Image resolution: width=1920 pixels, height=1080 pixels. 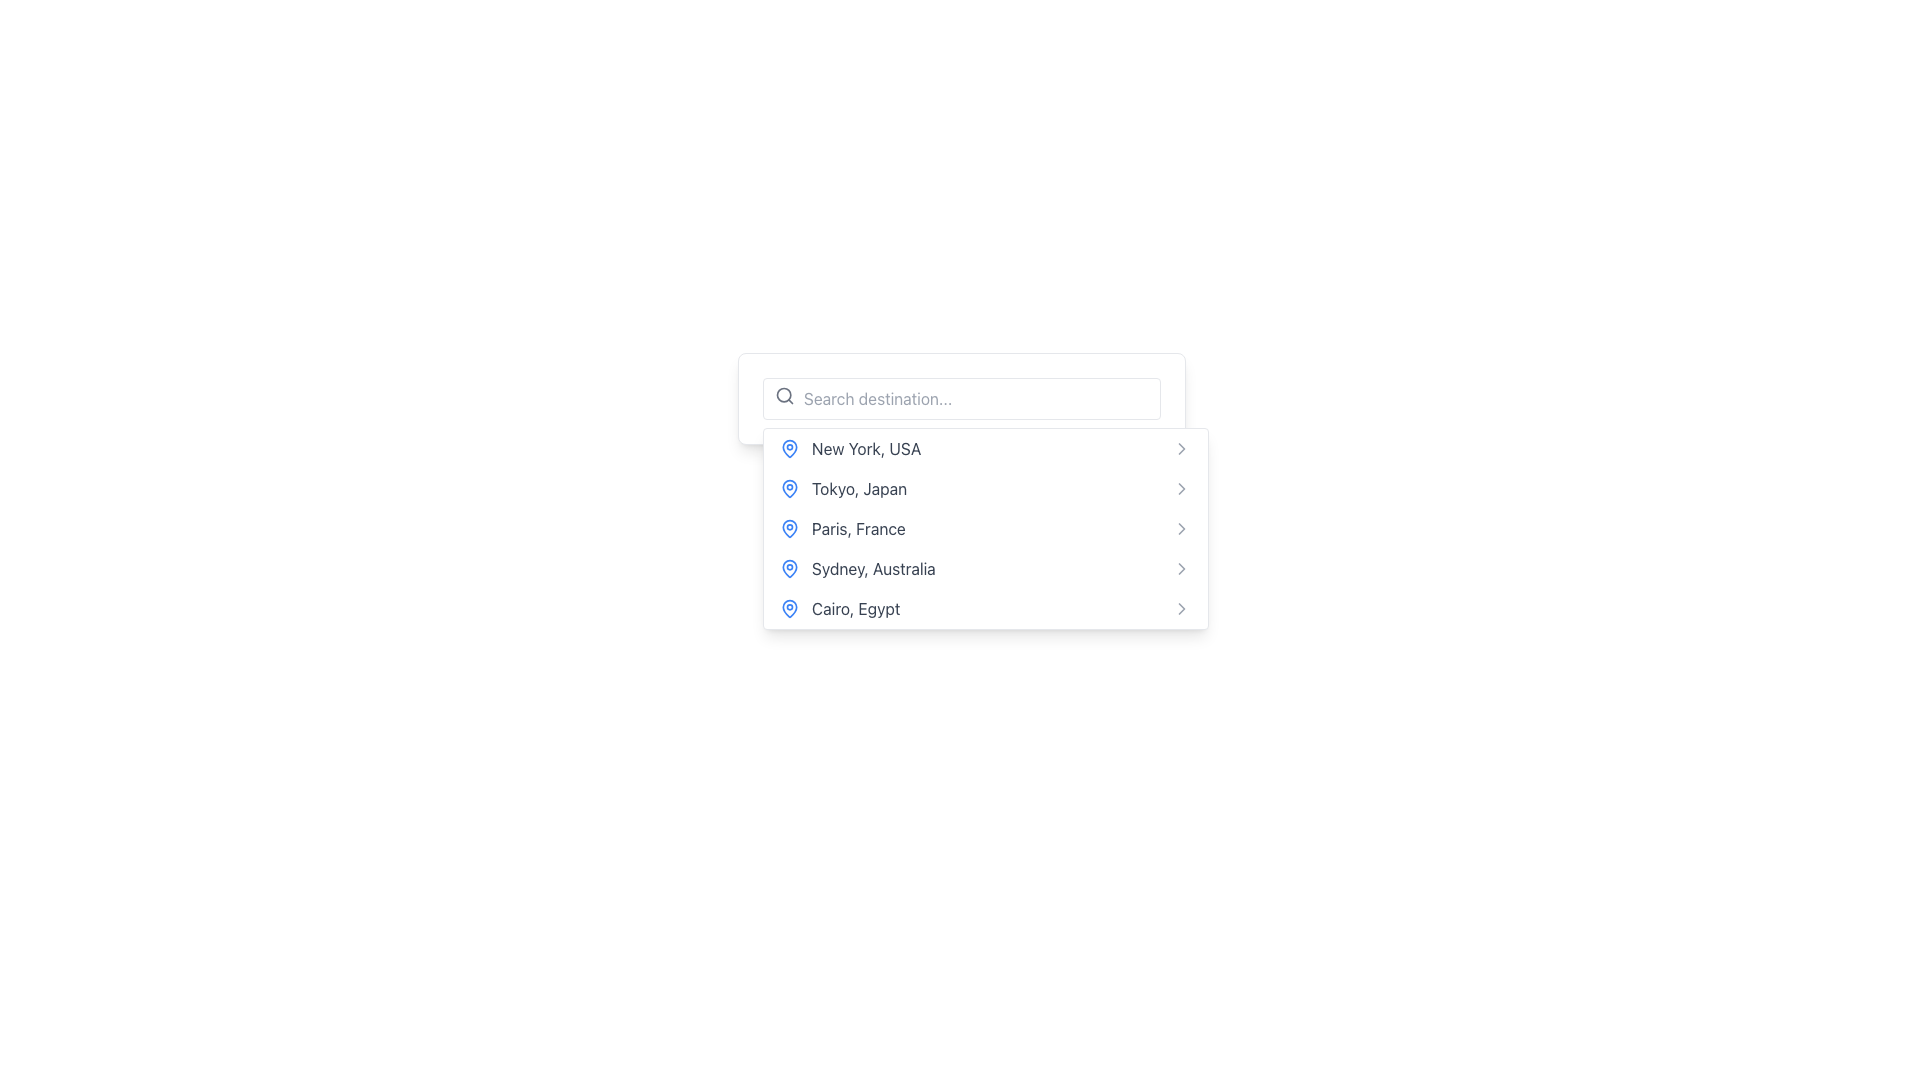 What do you see at coordinates (1181, 608) in the screenshot?
I see `the Chevron Icon located at the far right of the 'Cairo, Egypt' list item, which indicates possible navigation or additional actions` at bounding box center [1181, 608].